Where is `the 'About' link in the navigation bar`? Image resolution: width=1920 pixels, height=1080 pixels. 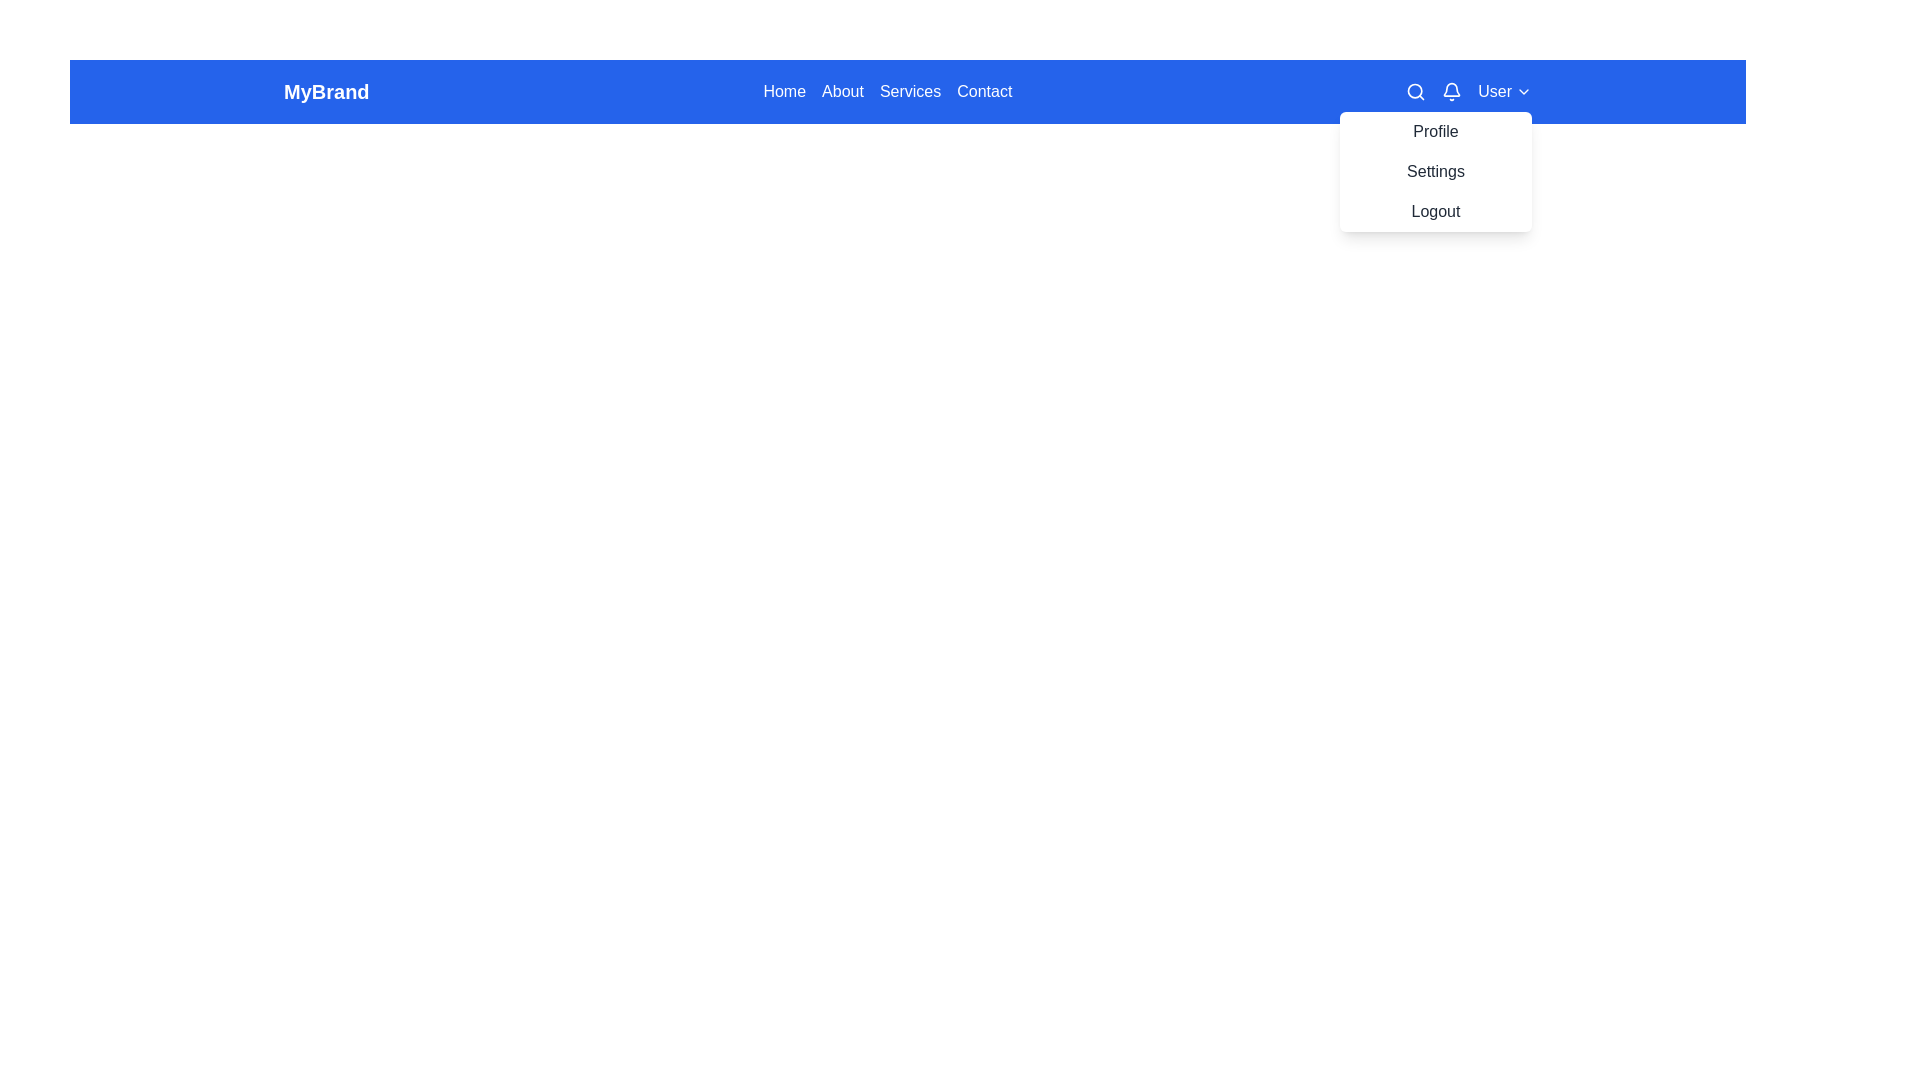
the 'About' link in the navigation bar is located at coordinates (843, 92).